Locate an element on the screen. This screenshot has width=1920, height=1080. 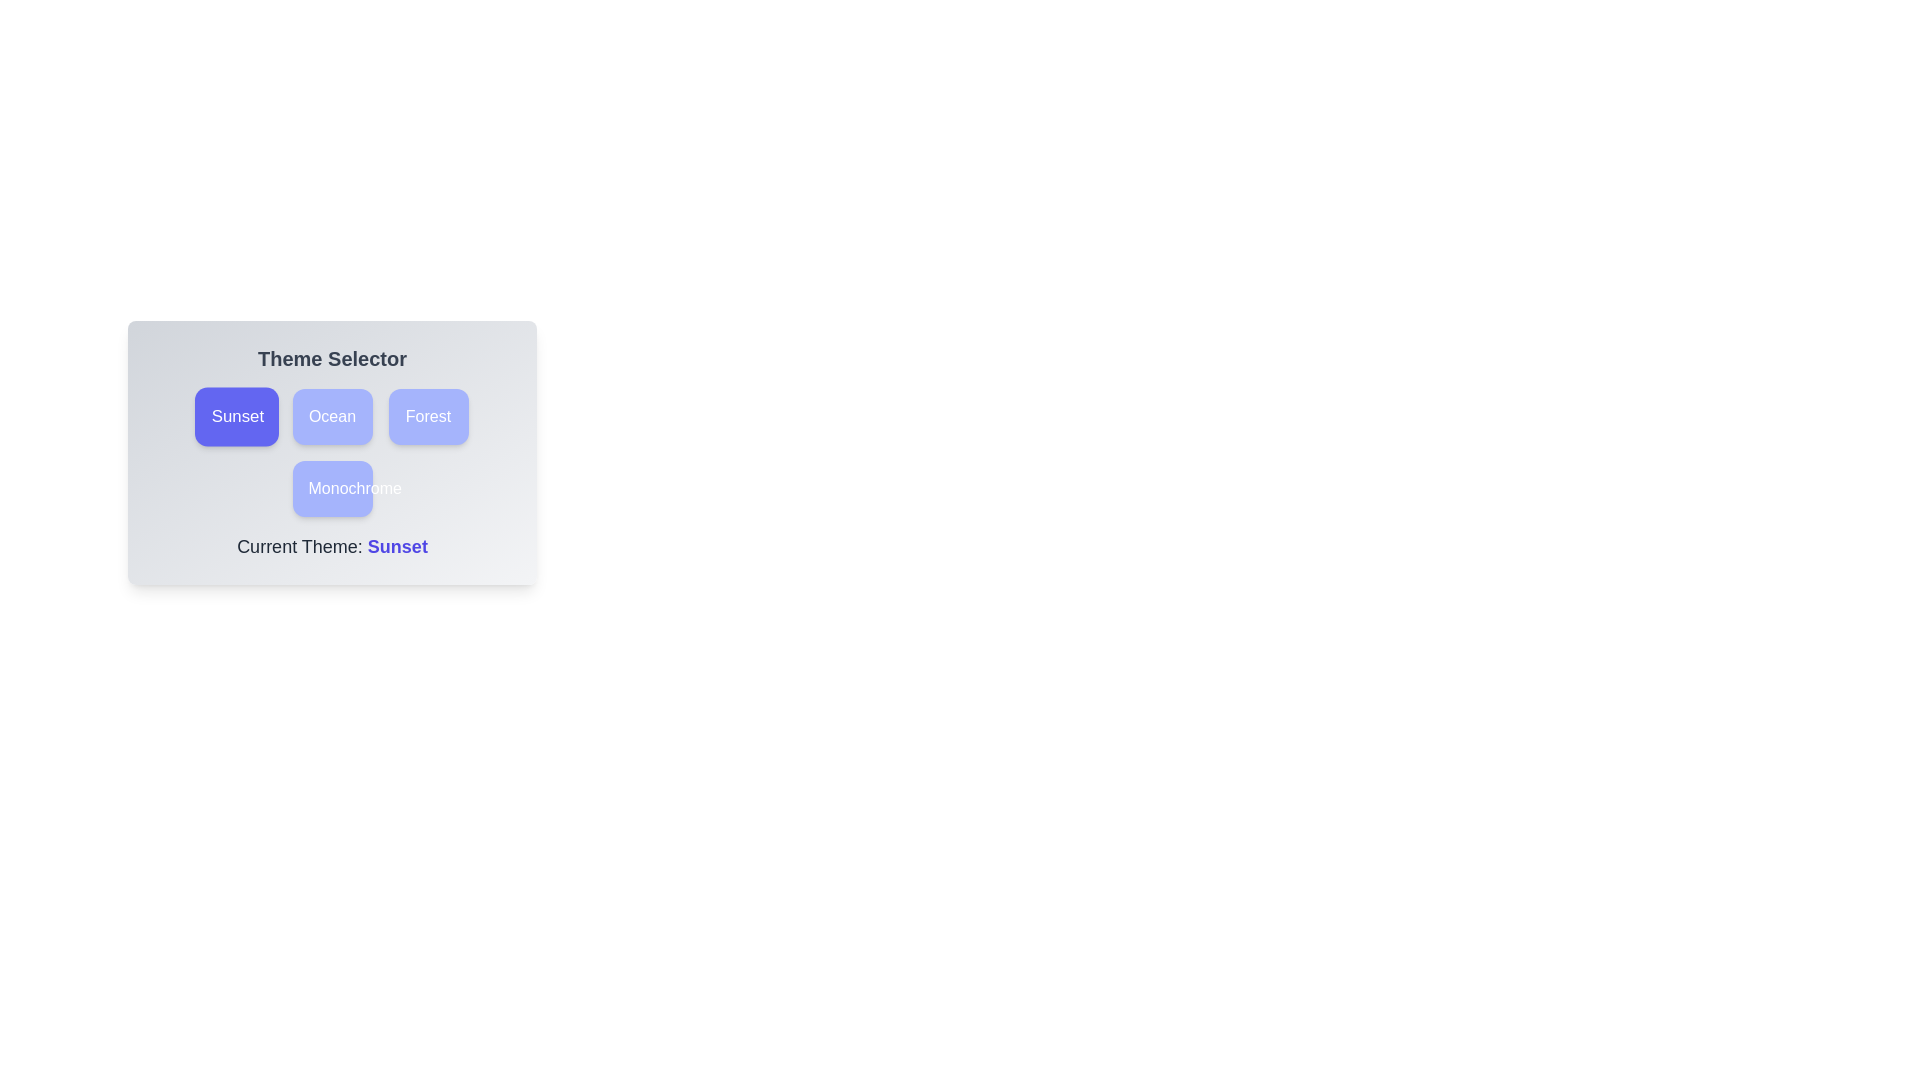
the theme button labeled Ocean is located at coordinates (332, 415).